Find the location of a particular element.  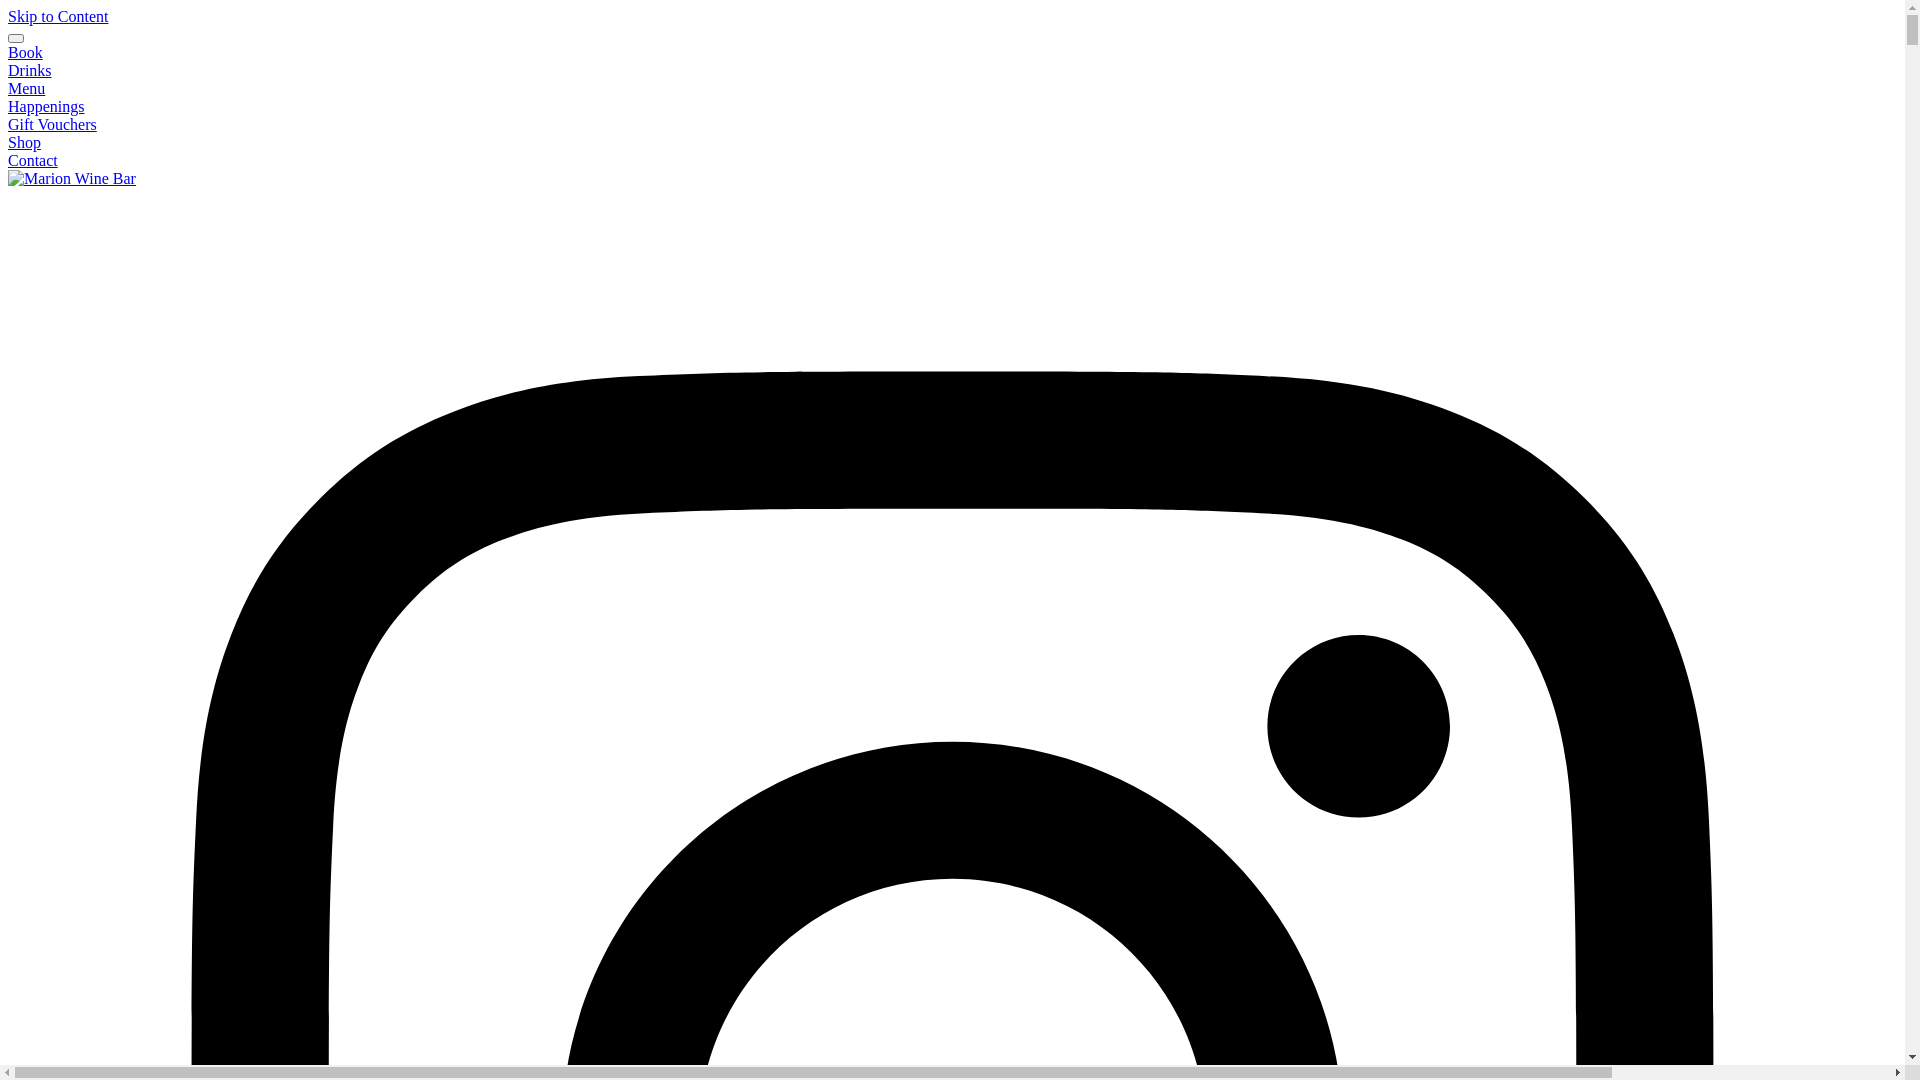

'Drinks' is located at coordinates (29, 69).